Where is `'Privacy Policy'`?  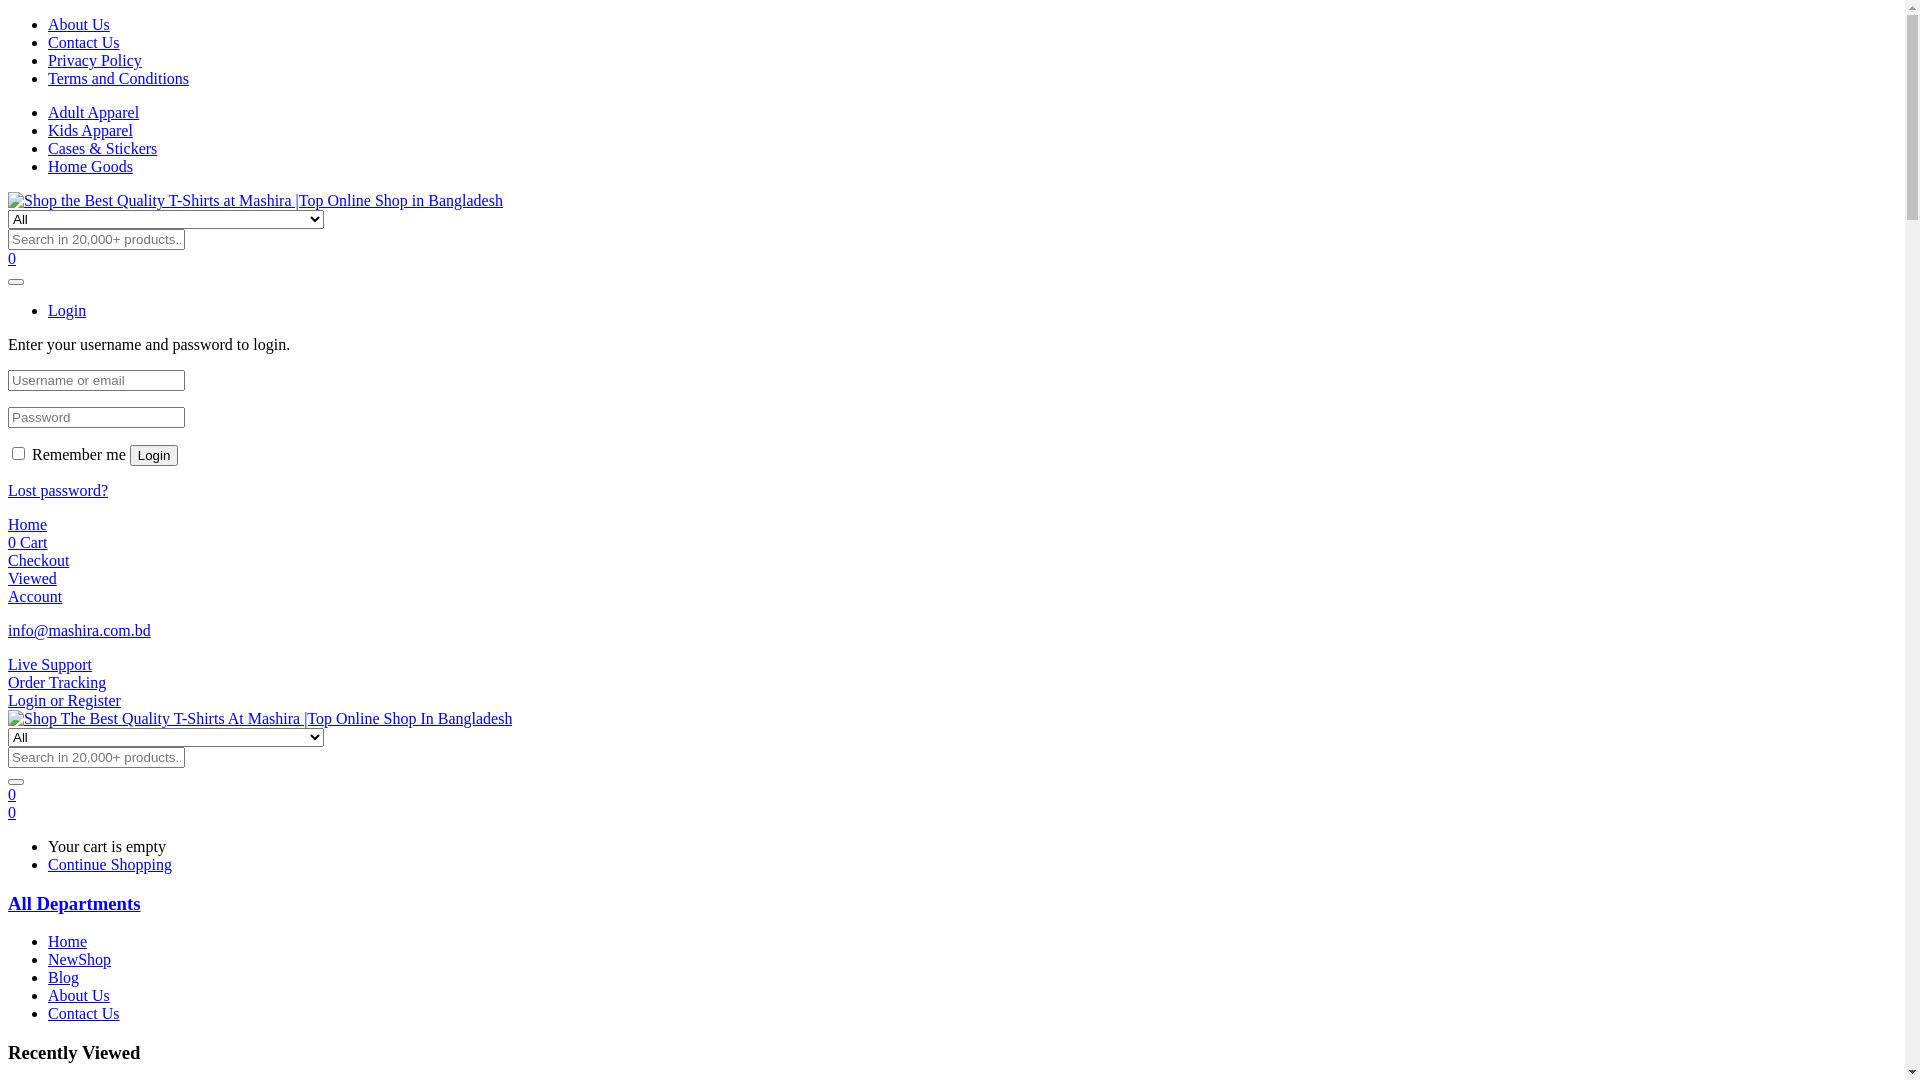
'Privacy Policy' is located at coordinates (94, 59).